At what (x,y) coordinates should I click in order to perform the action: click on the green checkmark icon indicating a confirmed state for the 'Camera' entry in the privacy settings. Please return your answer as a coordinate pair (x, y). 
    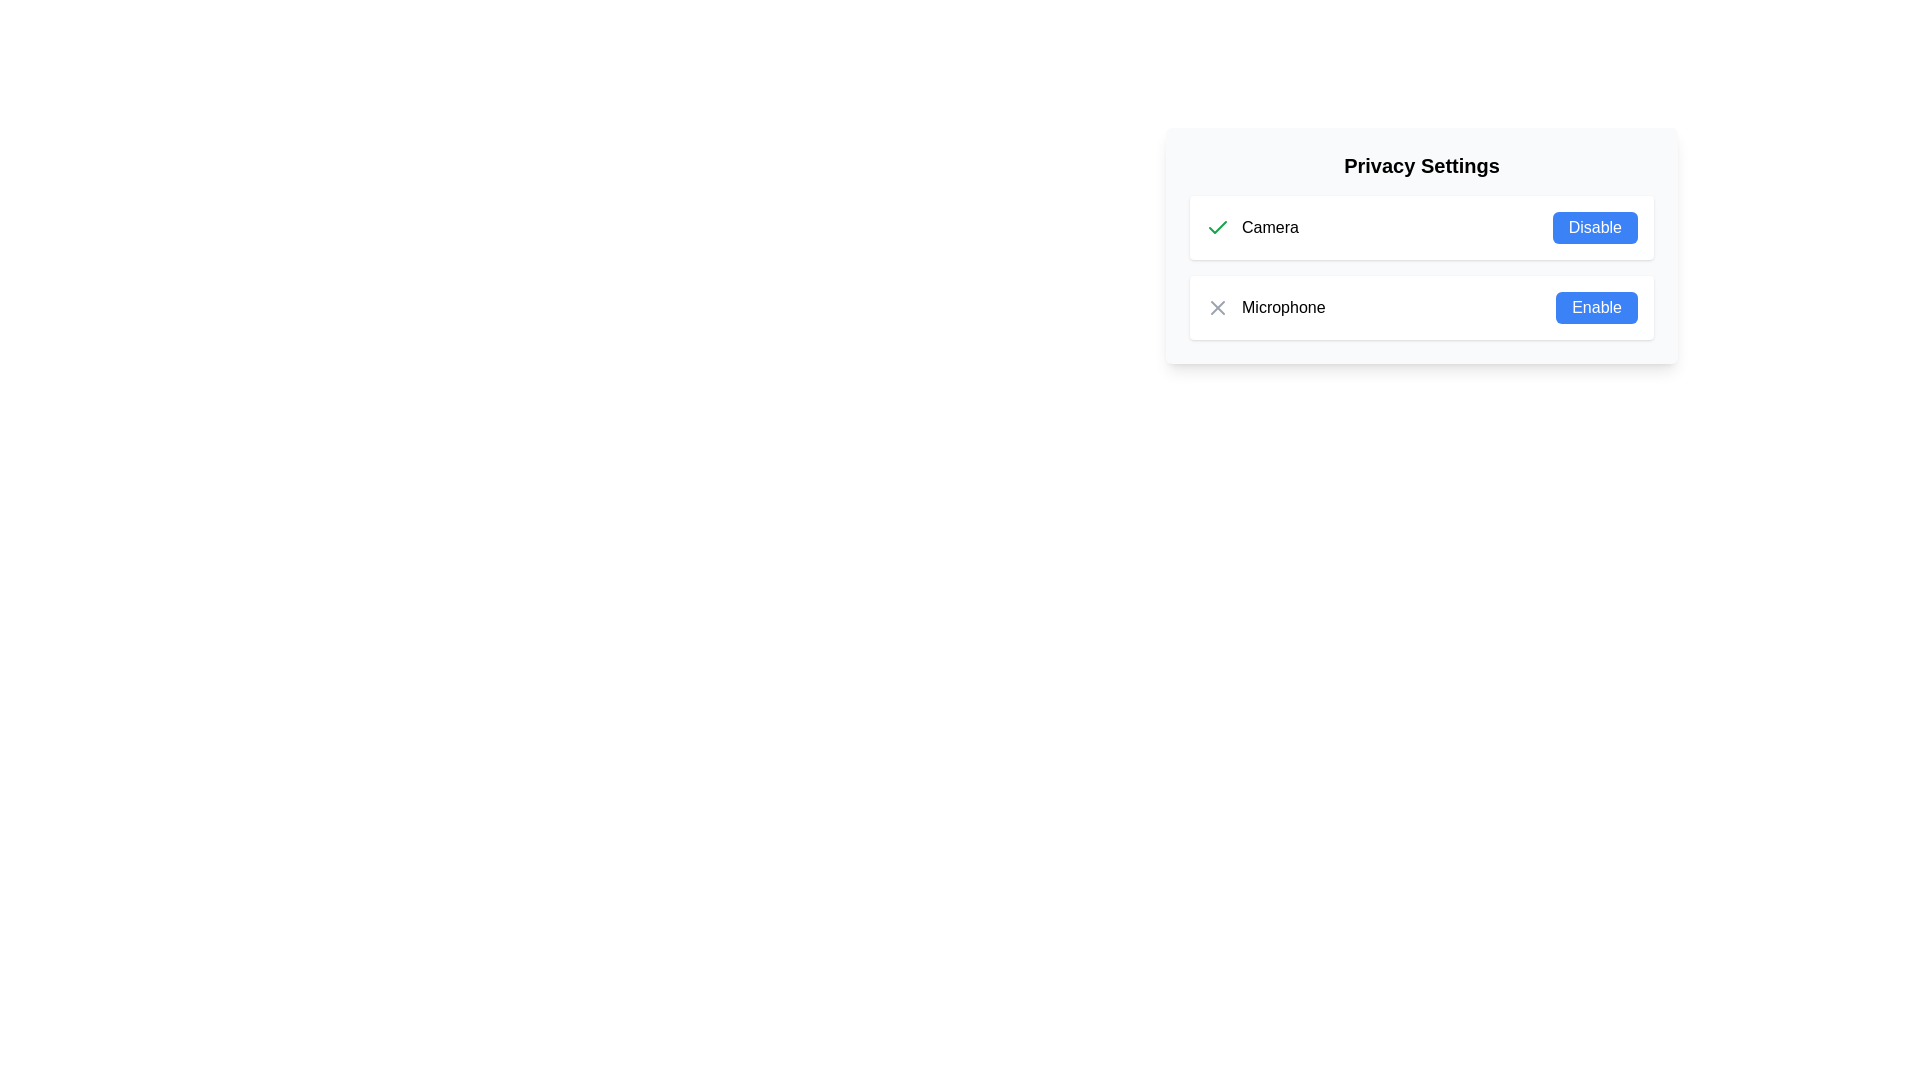
    Looking at the image, I should click on (1217, 226).